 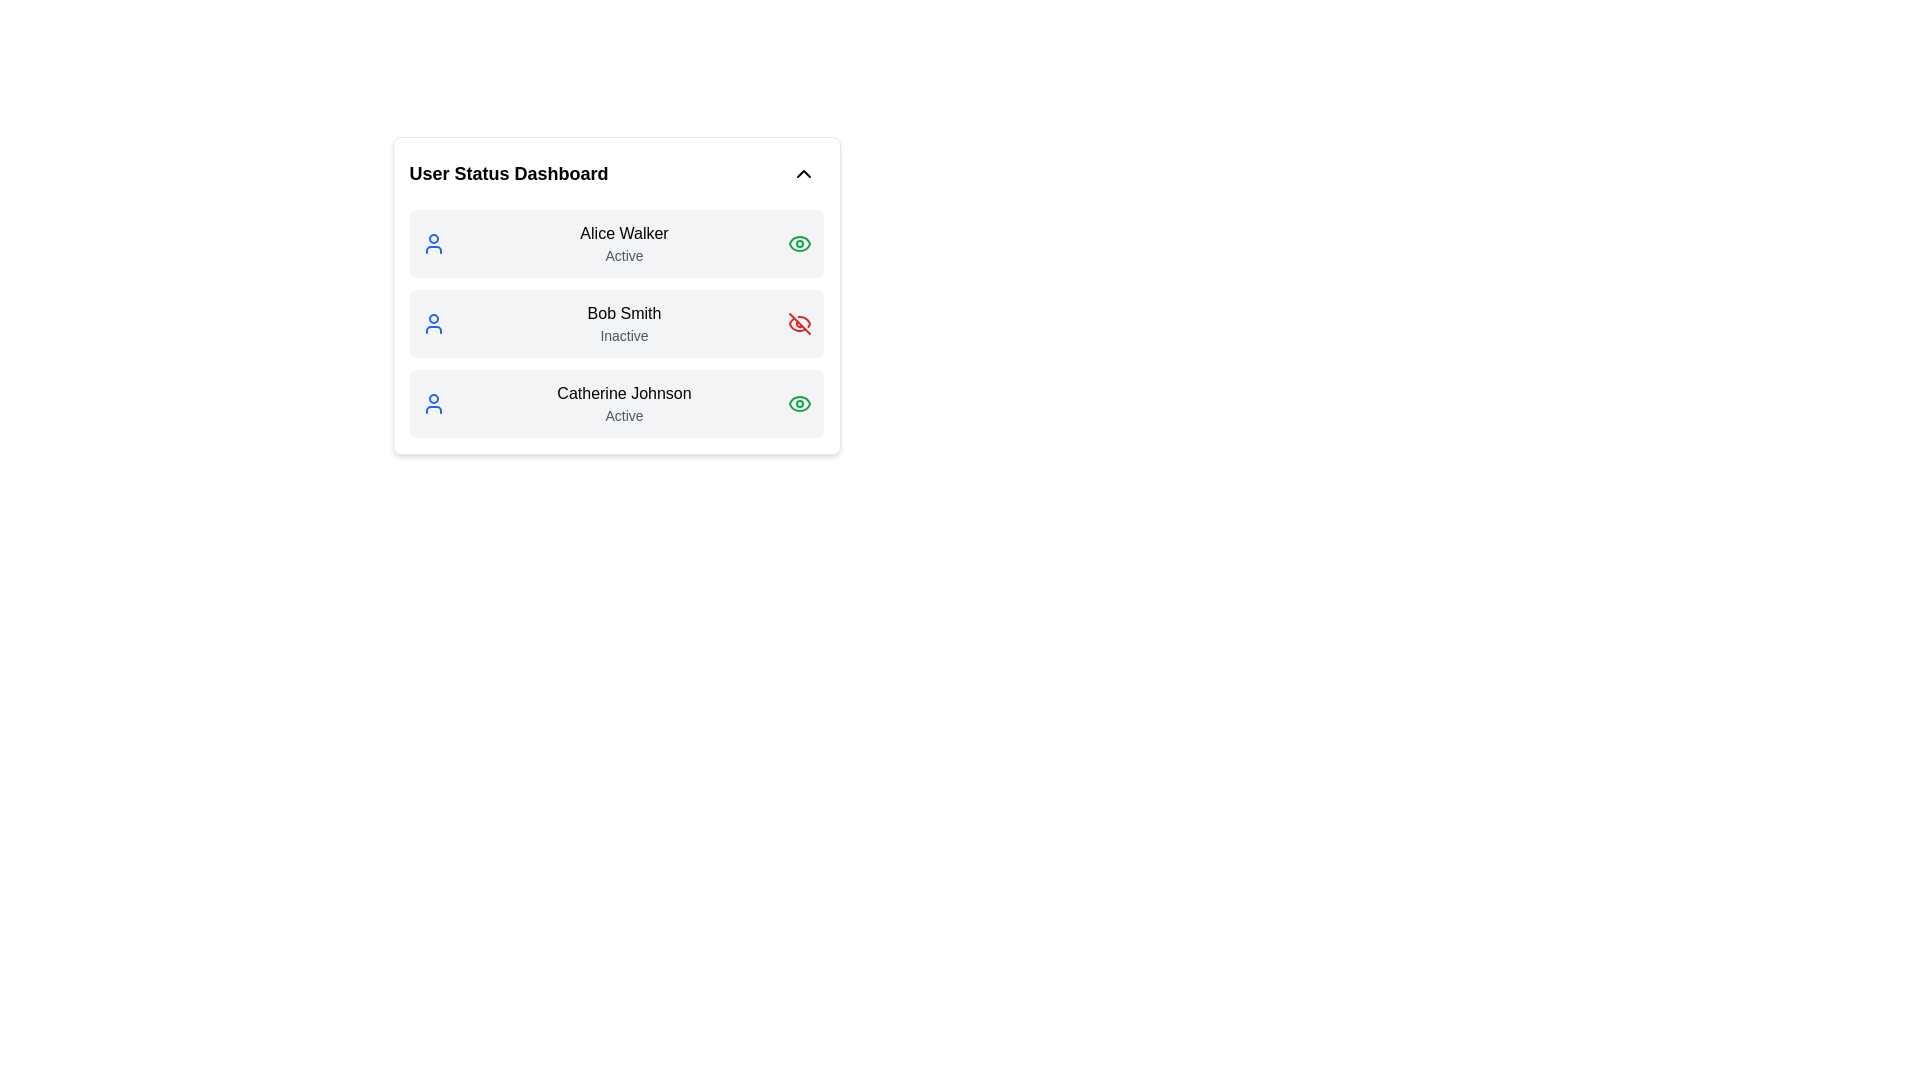 I want to click on the red slashed eye icon indicating visibility settings for user Bob Smith, located in the second row of the user status items list, so click(x=798, y=323).